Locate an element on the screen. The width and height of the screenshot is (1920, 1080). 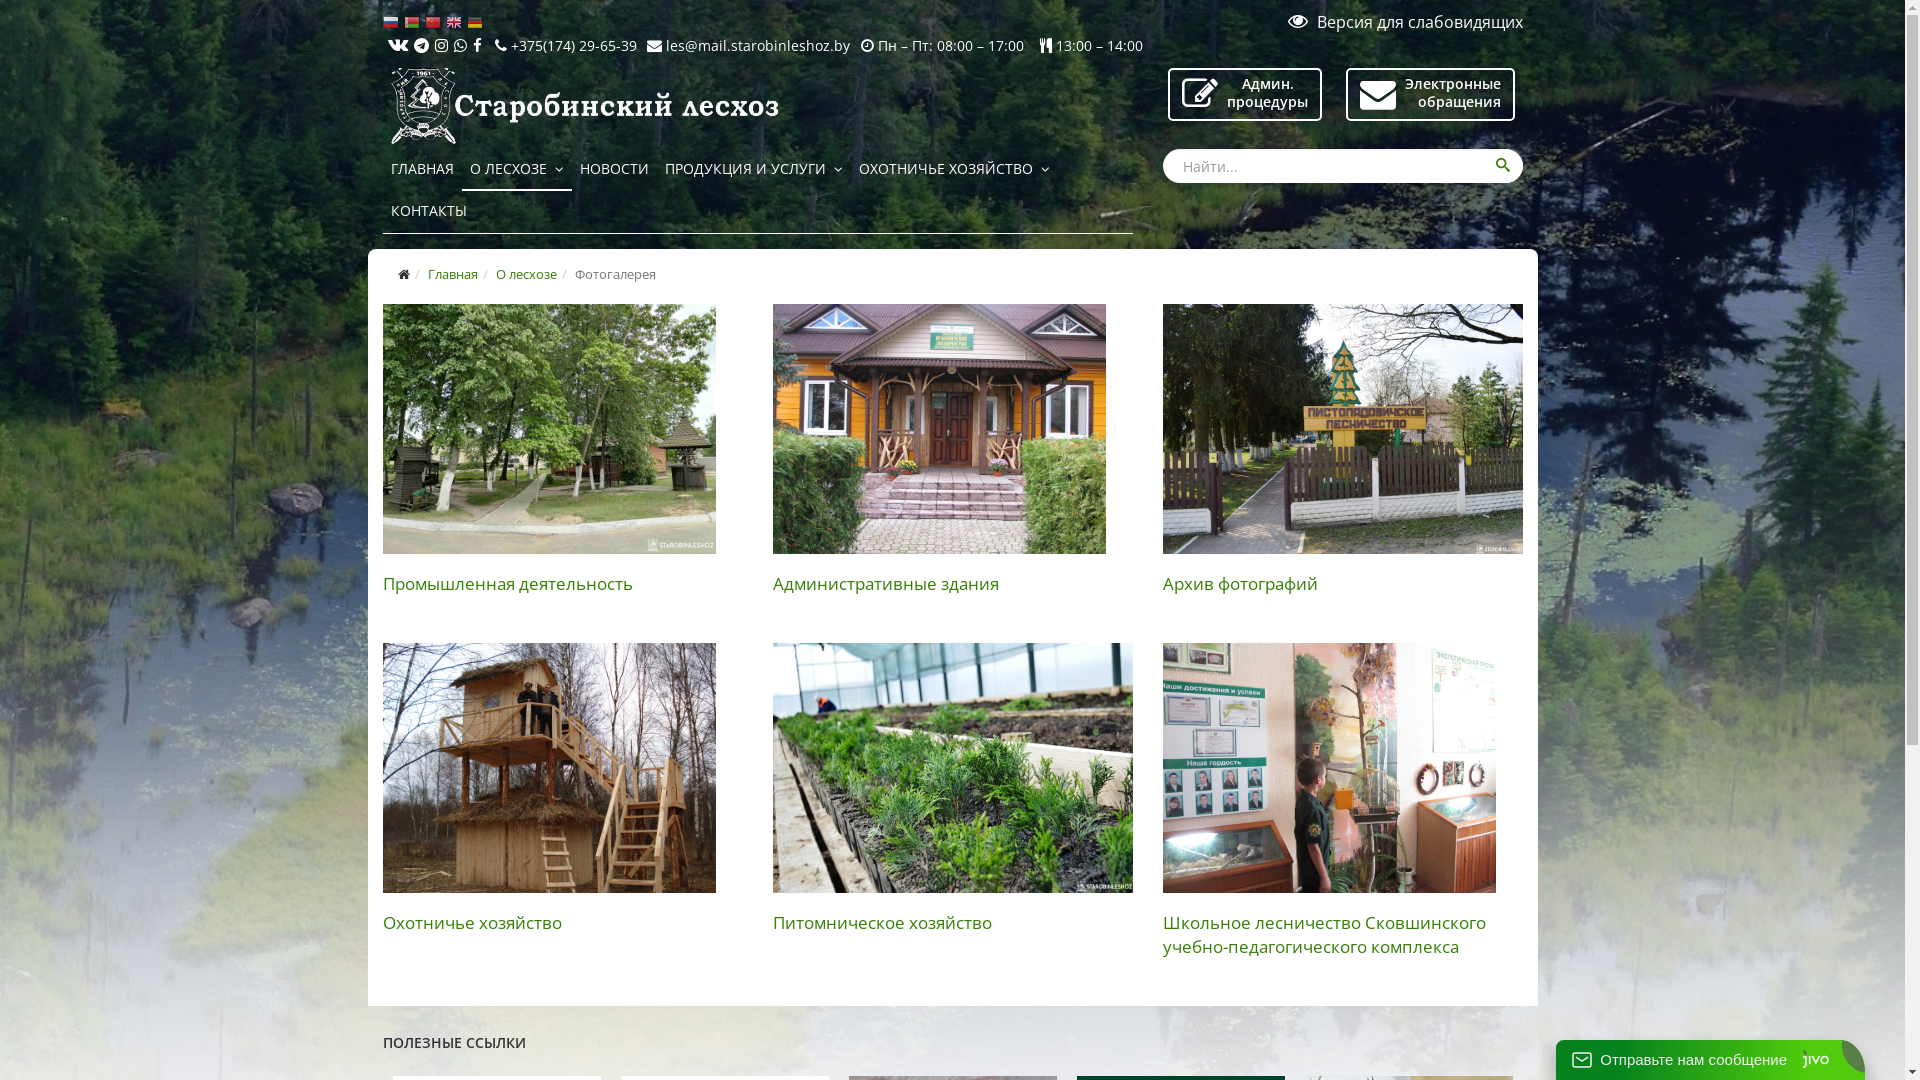
'Belarusian' is located at coordinates (413, 21).